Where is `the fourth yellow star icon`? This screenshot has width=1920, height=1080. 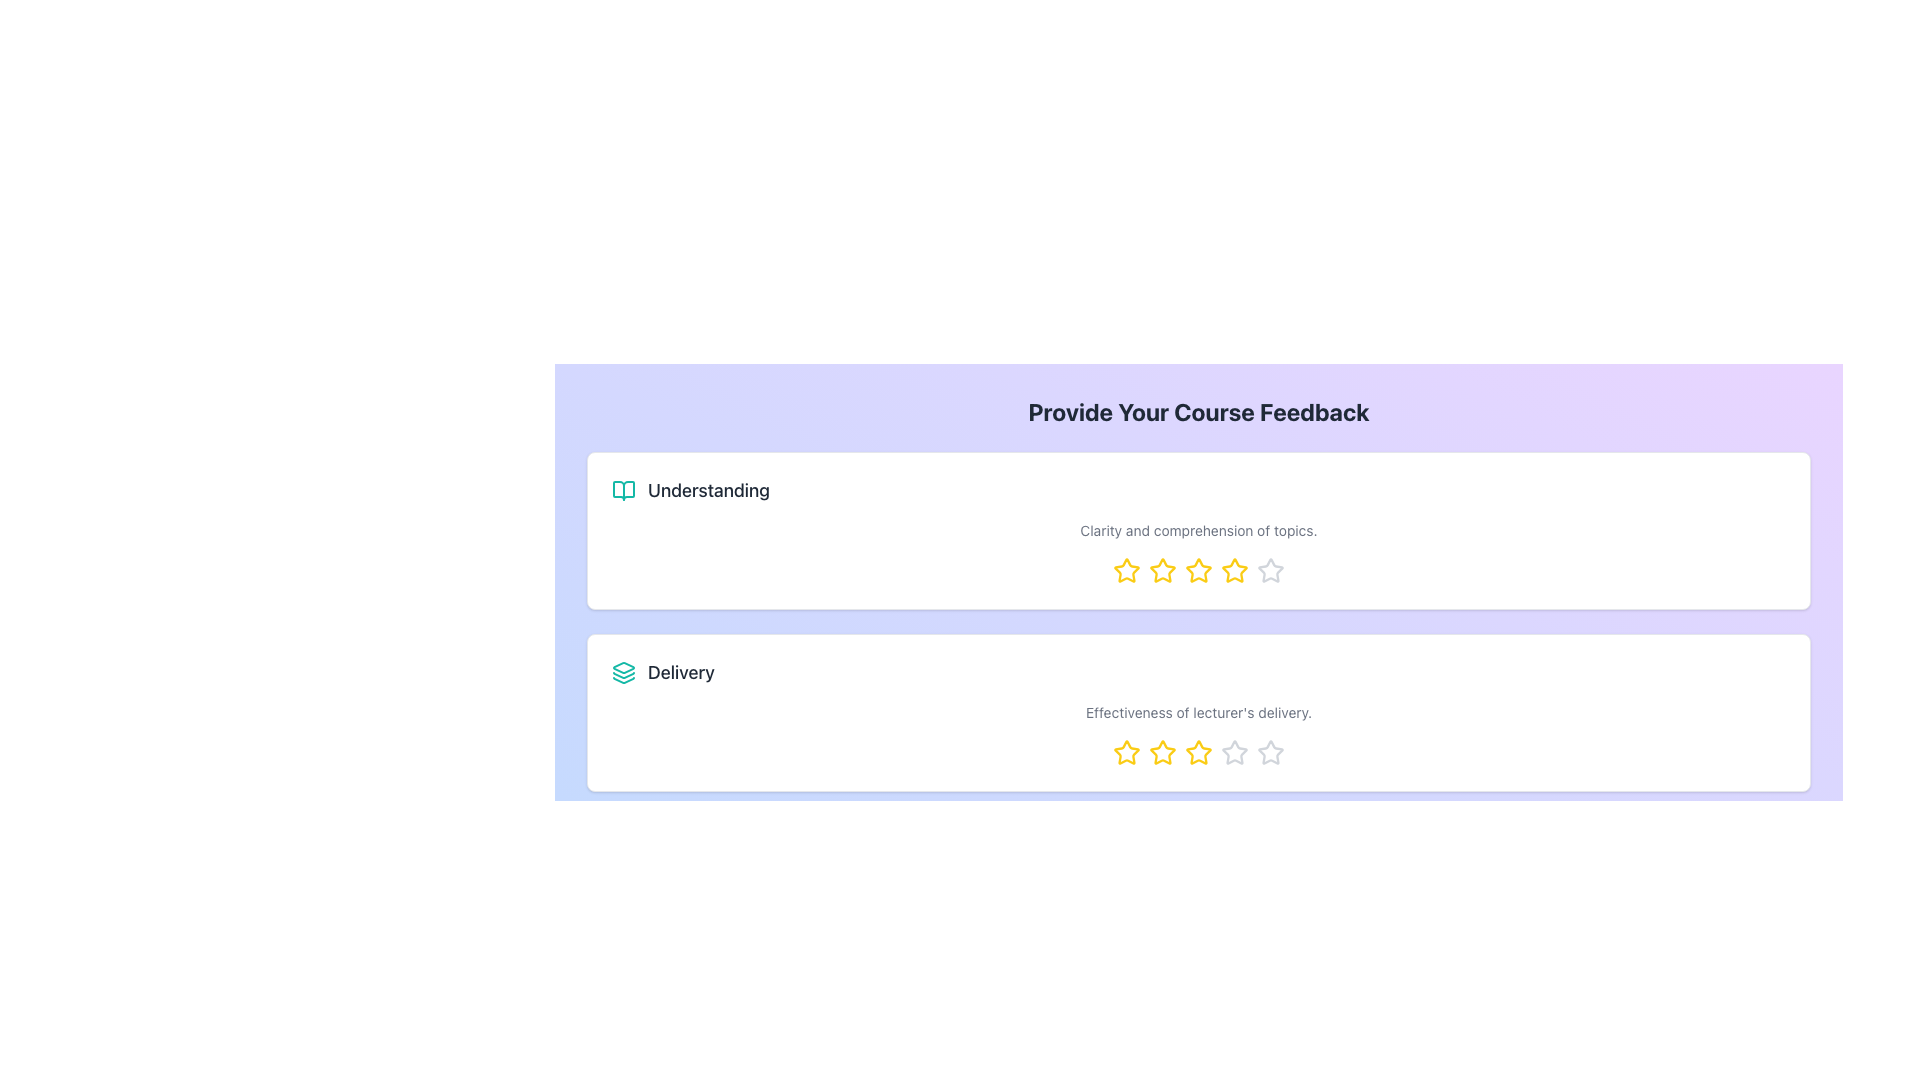
the fourth yellow star icon is located at coordinates (1199, 570).